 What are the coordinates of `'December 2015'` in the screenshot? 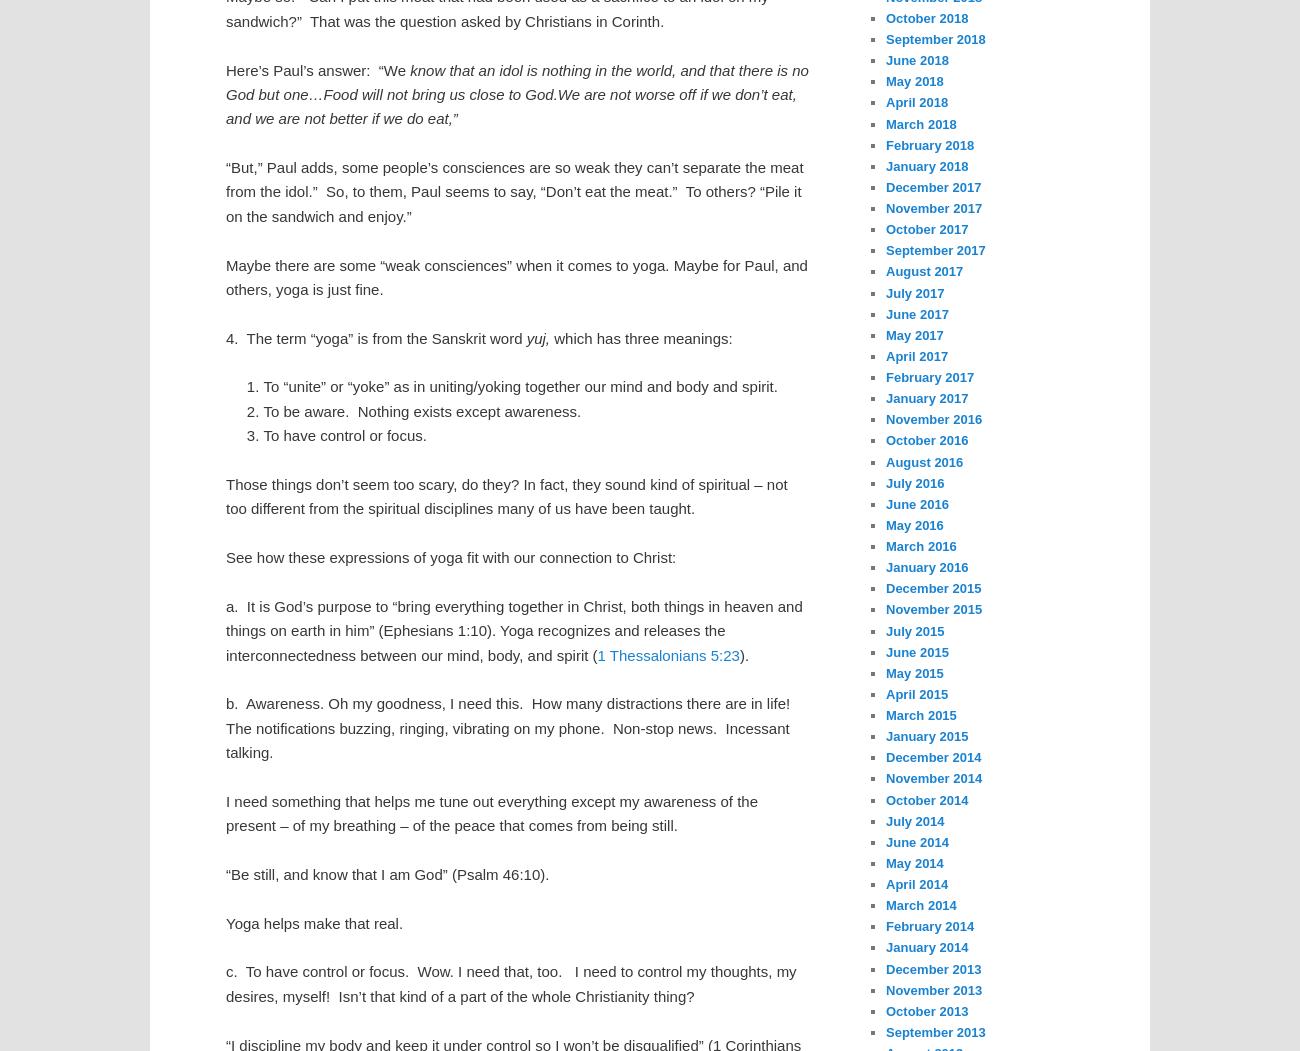 It's located at (933, 588).